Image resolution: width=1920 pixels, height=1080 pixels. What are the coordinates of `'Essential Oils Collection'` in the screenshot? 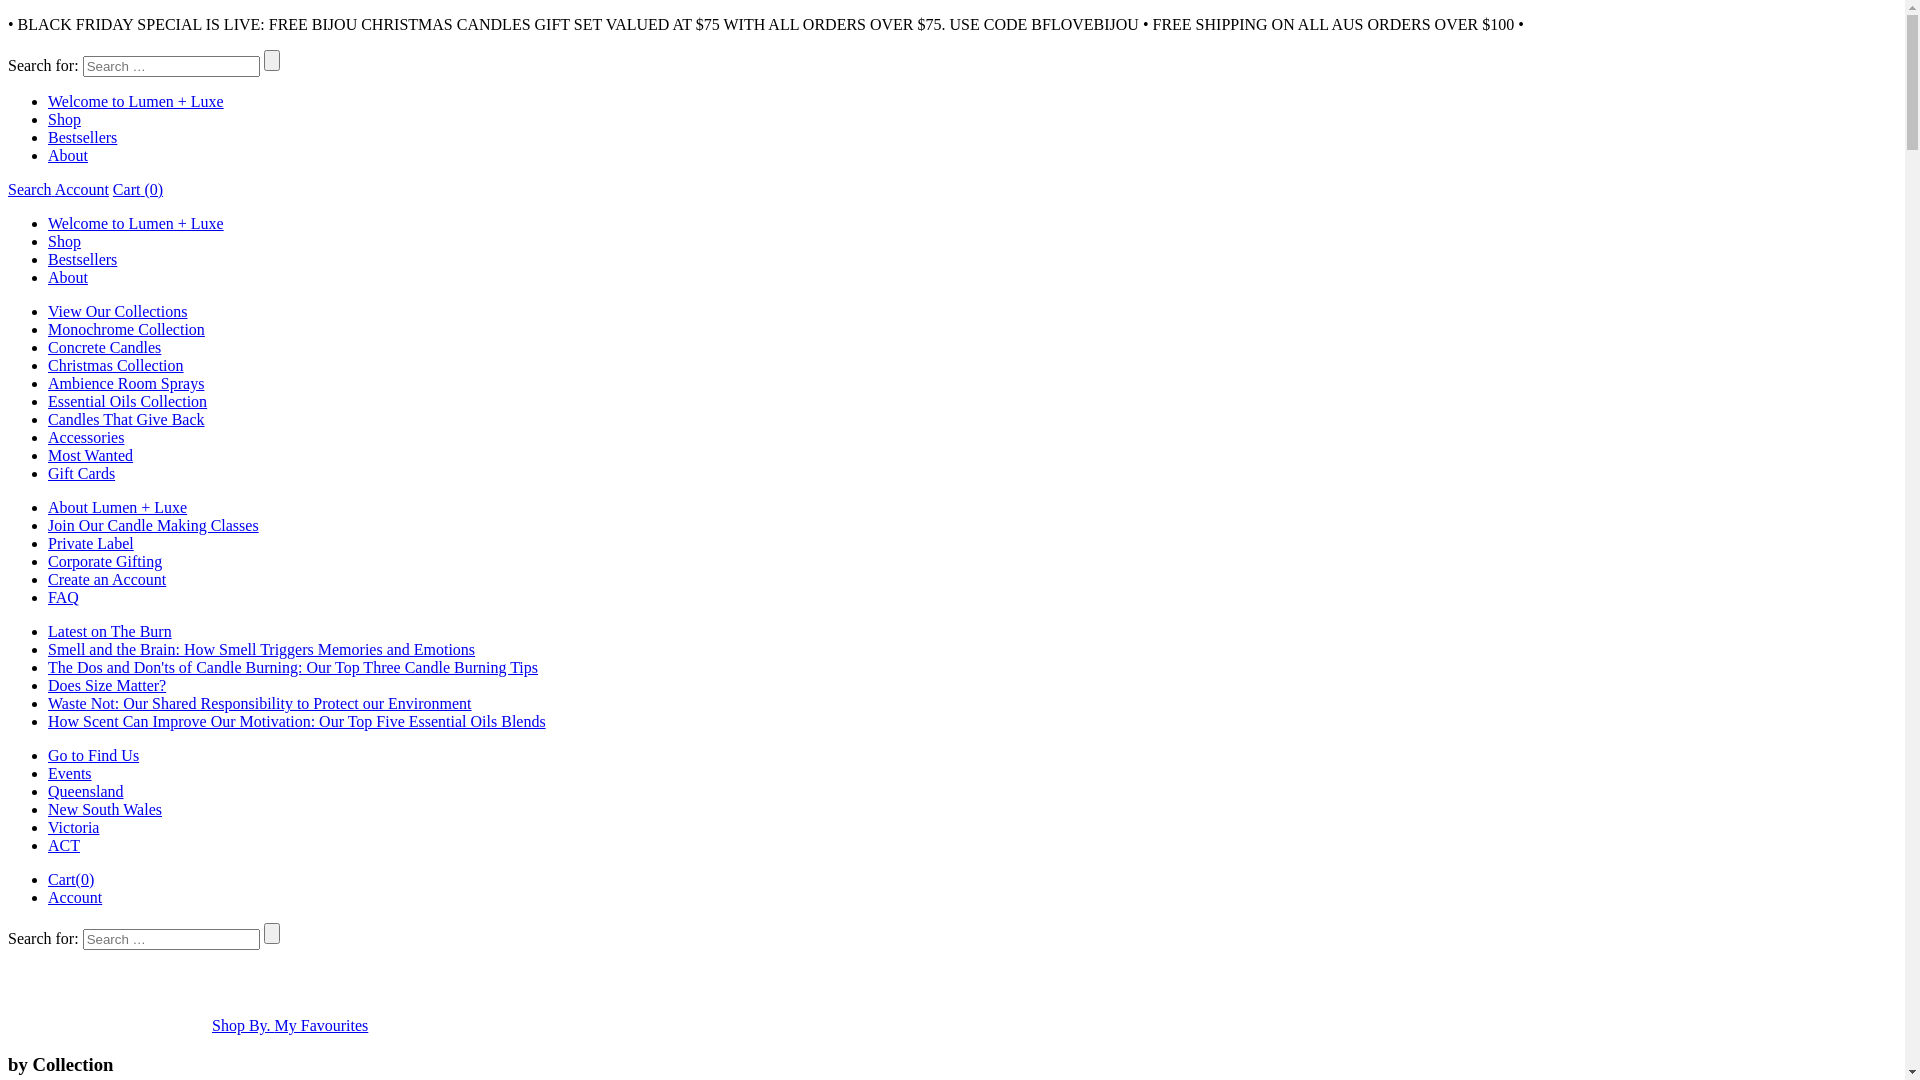 It's located at (126, 401).